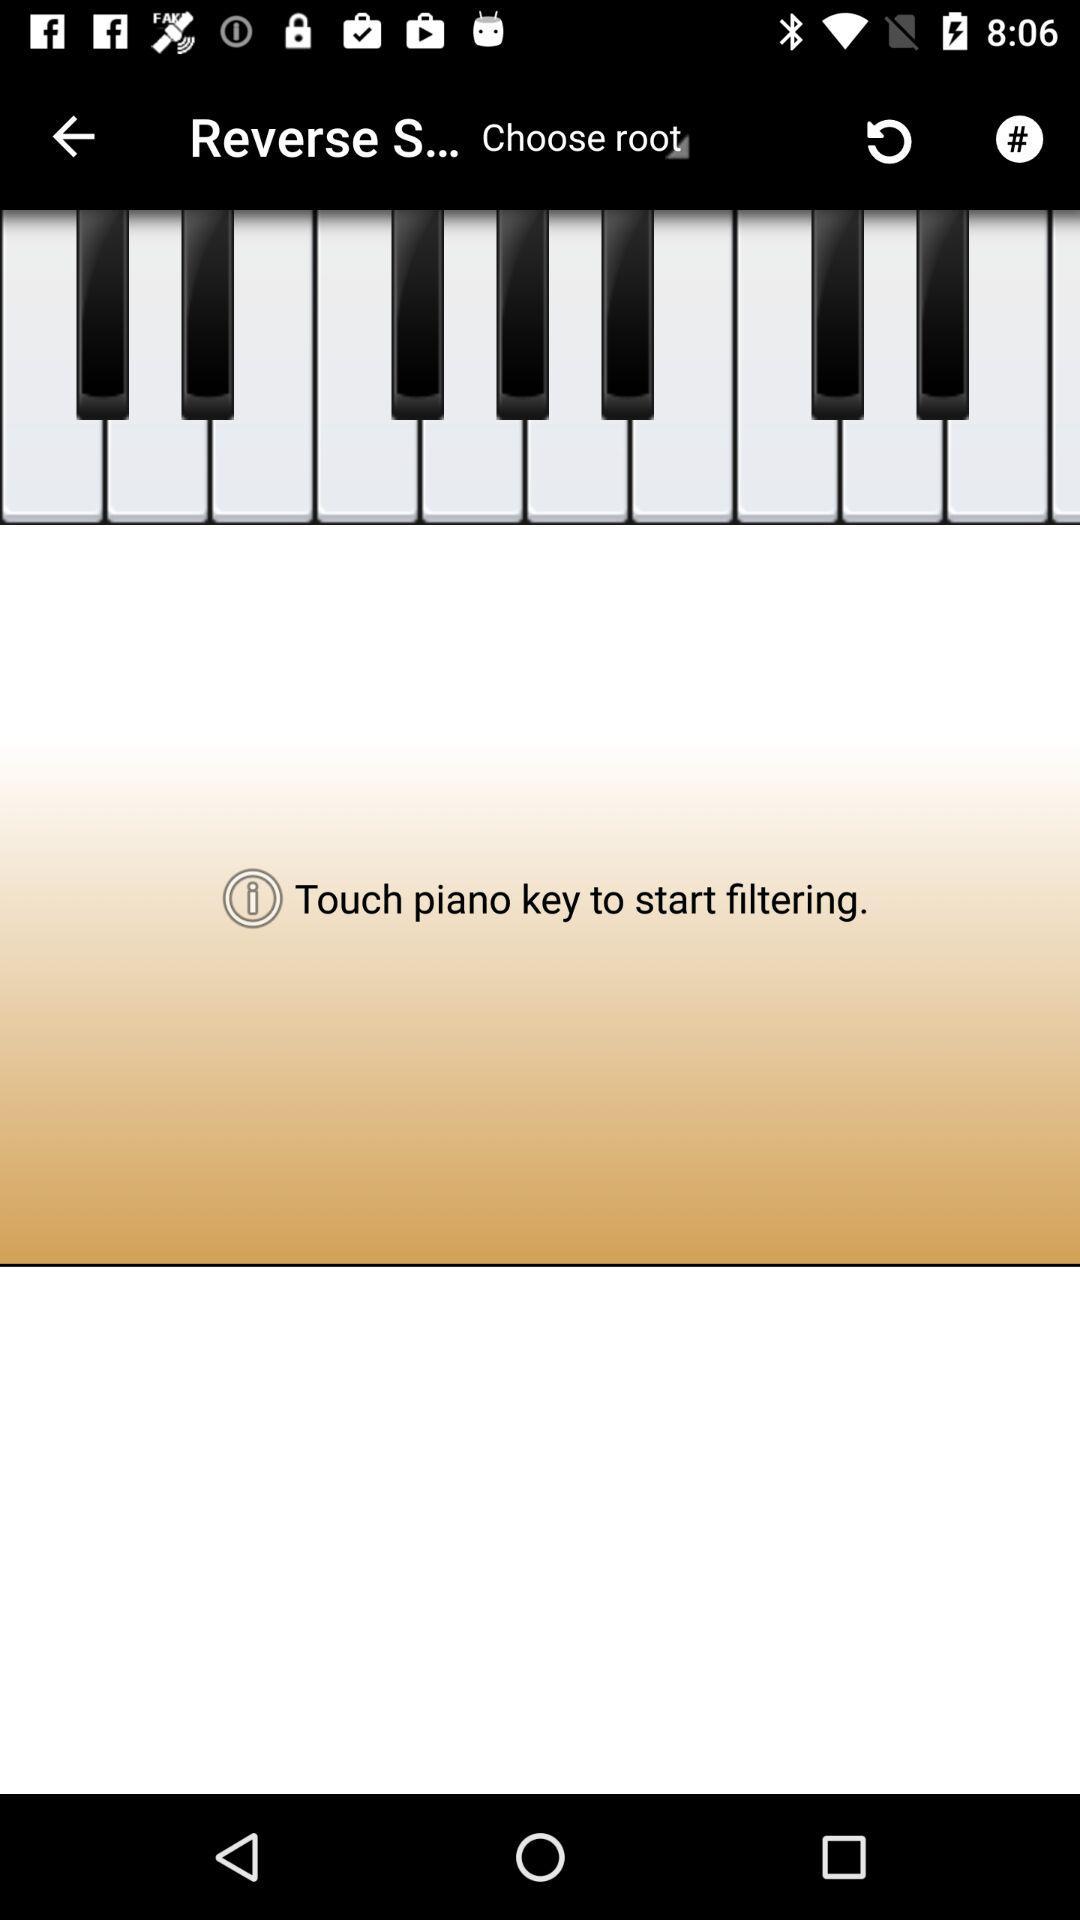 The height and width of the screenshot is (1920, 1080). What do you see at coordinates (472, 367) in the screenshot?
I see `the fifth key from left` at bounding box center [472, 367].